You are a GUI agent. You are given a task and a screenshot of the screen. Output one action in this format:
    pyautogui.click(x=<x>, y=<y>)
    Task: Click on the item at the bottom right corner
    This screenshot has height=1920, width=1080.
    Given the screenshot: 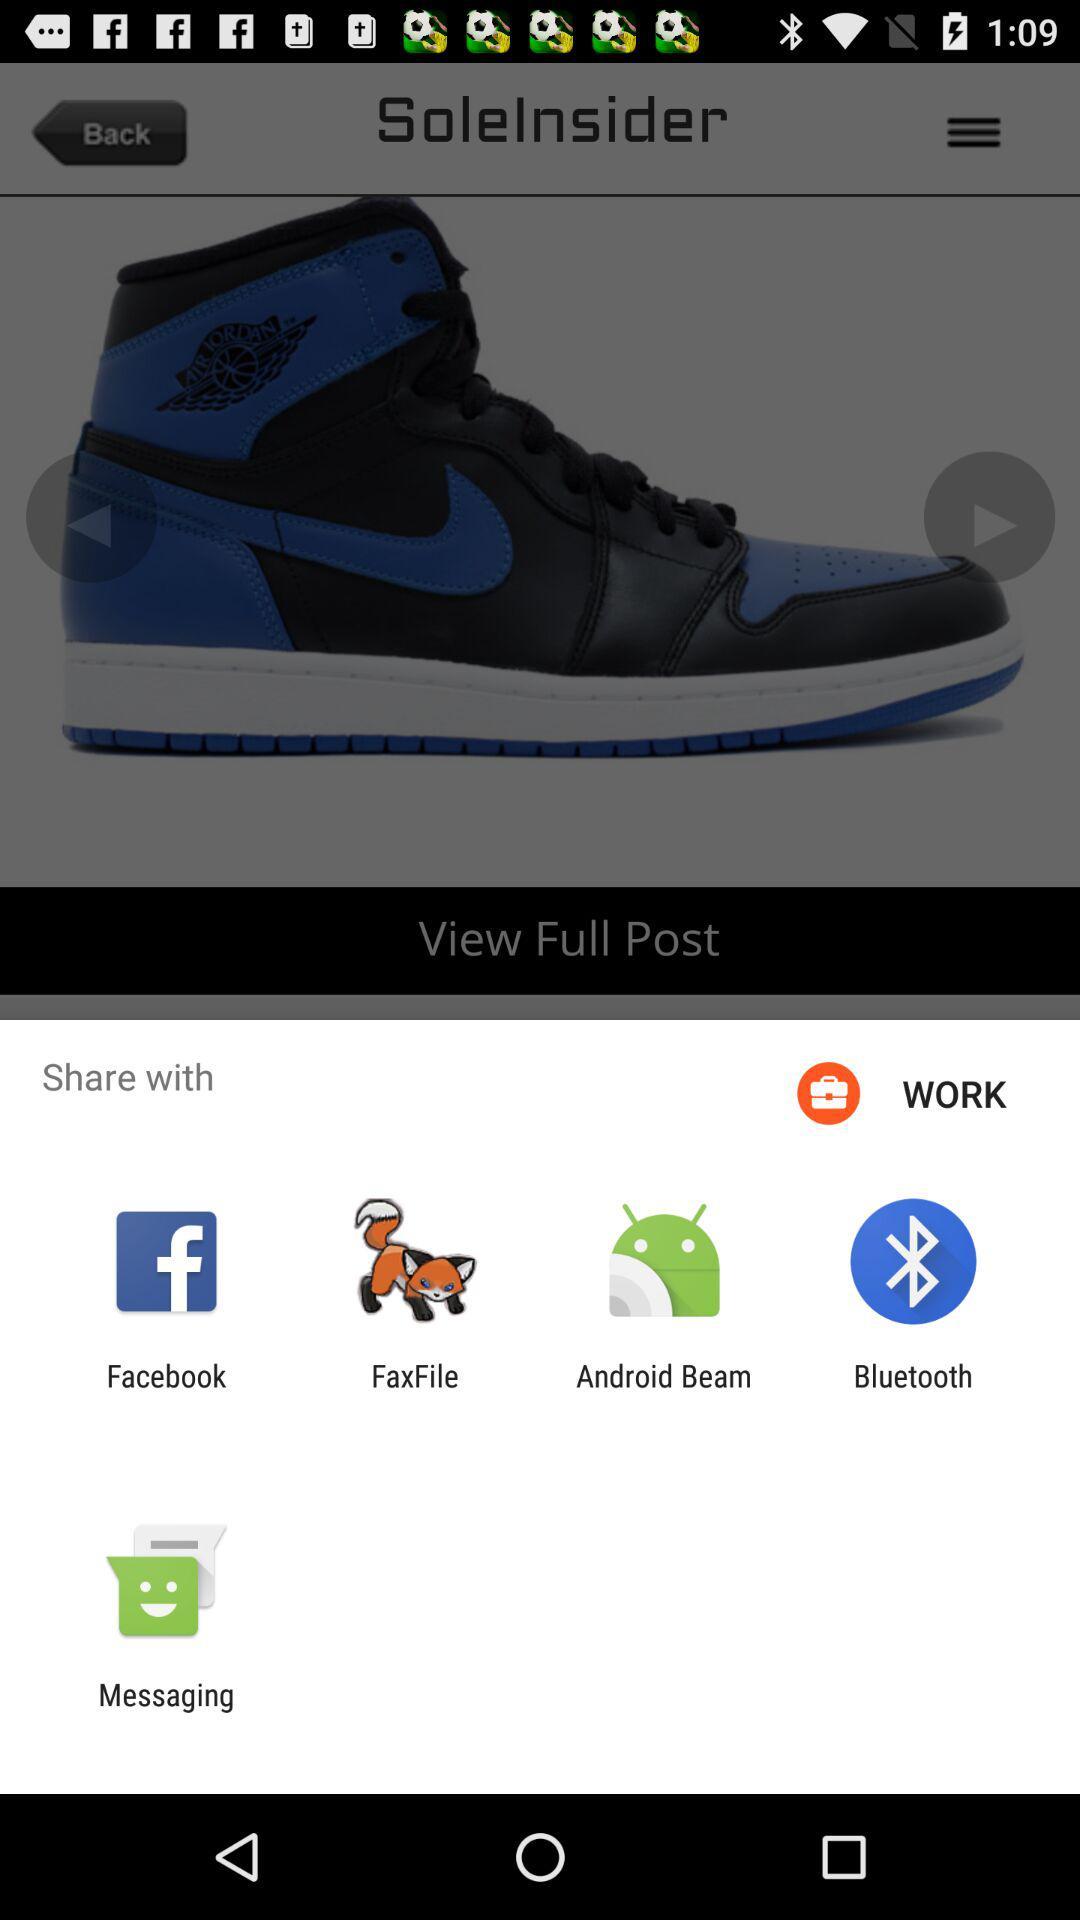 What is the action you would take?
    pyautogui.click(x=913, y=1392)
    